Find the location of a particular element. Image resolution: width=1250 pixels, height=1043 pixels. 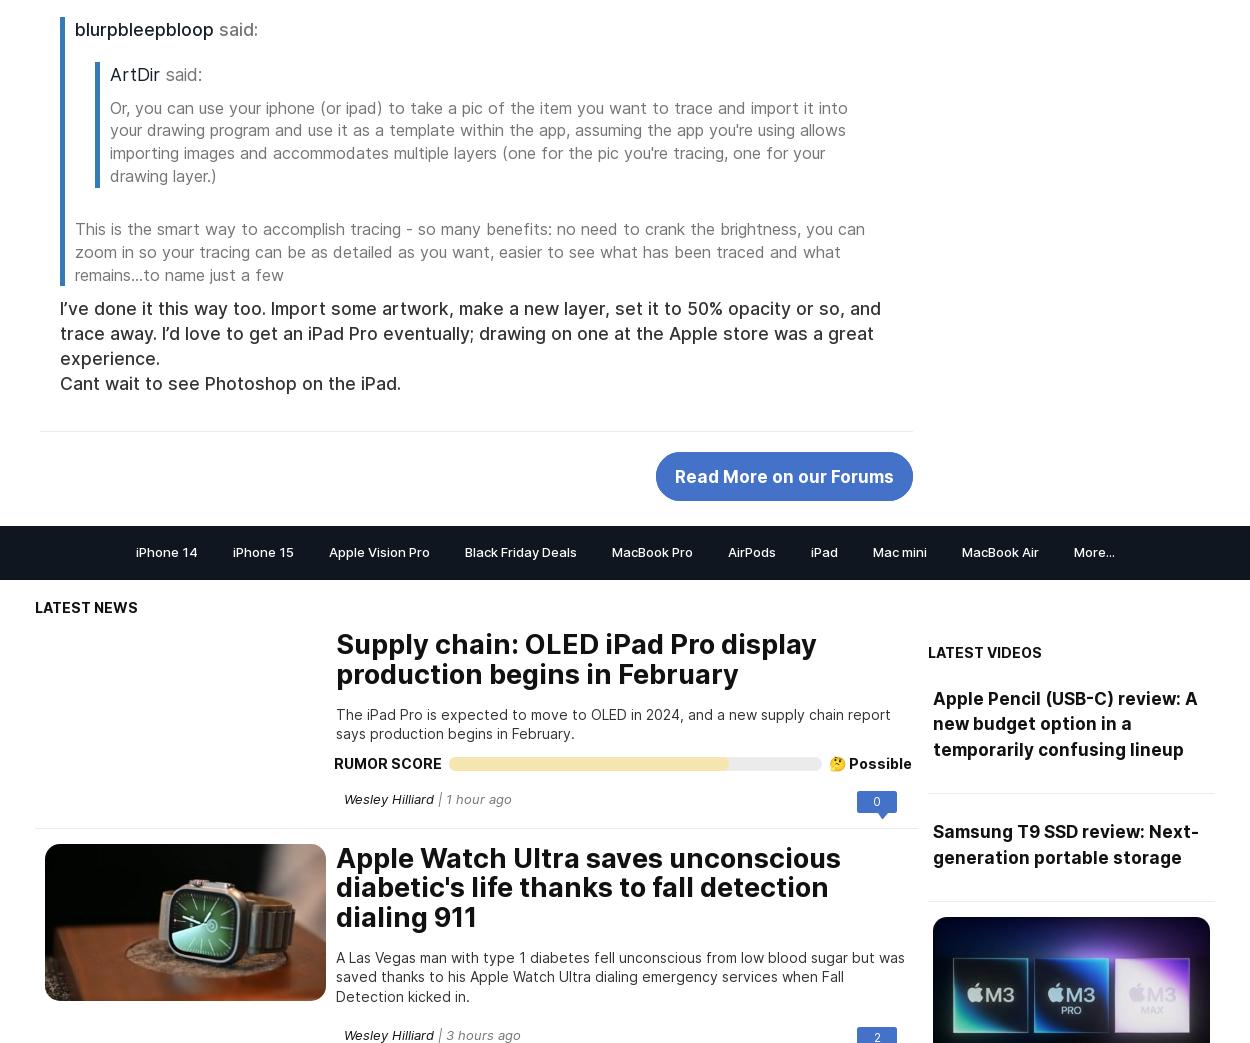

'Latest News' is located at coordinates (85, 605).